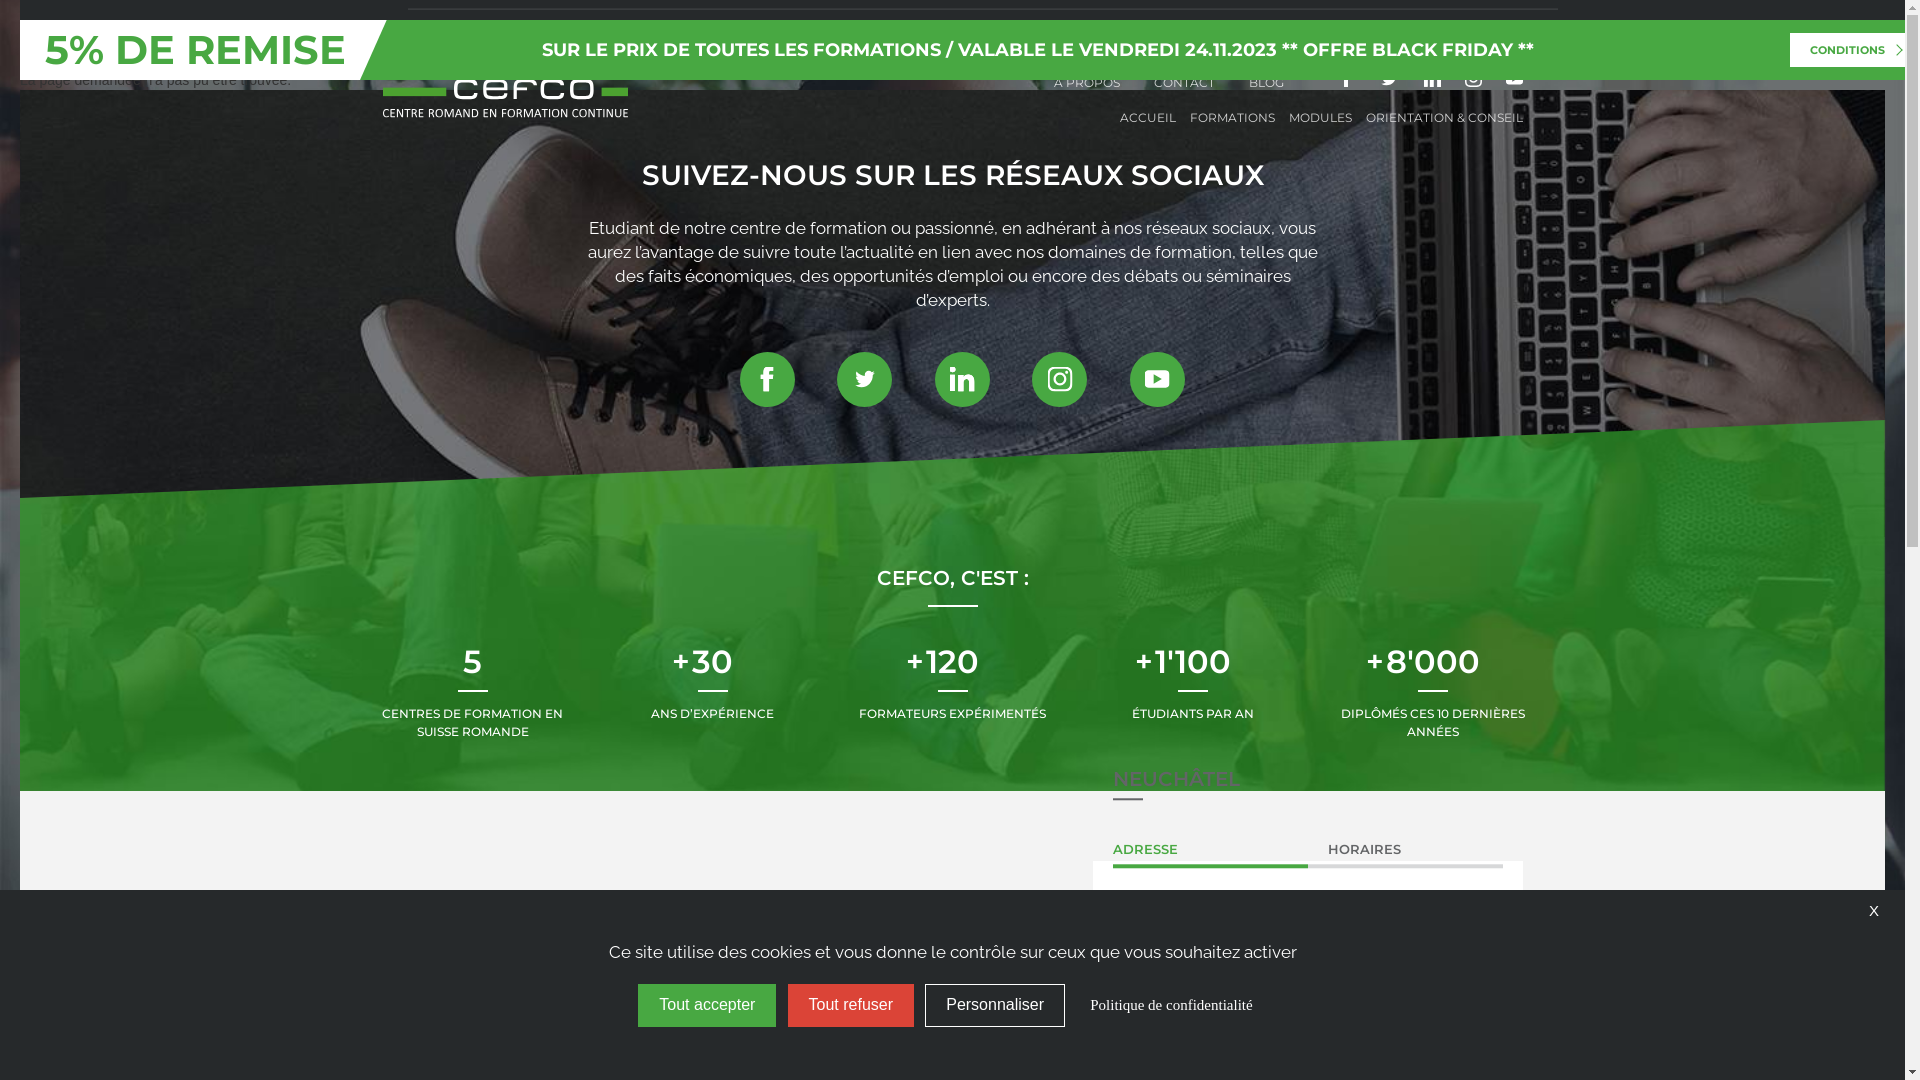 This screenshot has height=1080, width=1920. I want to click on 'Tout accepter', so click(706, 1005).